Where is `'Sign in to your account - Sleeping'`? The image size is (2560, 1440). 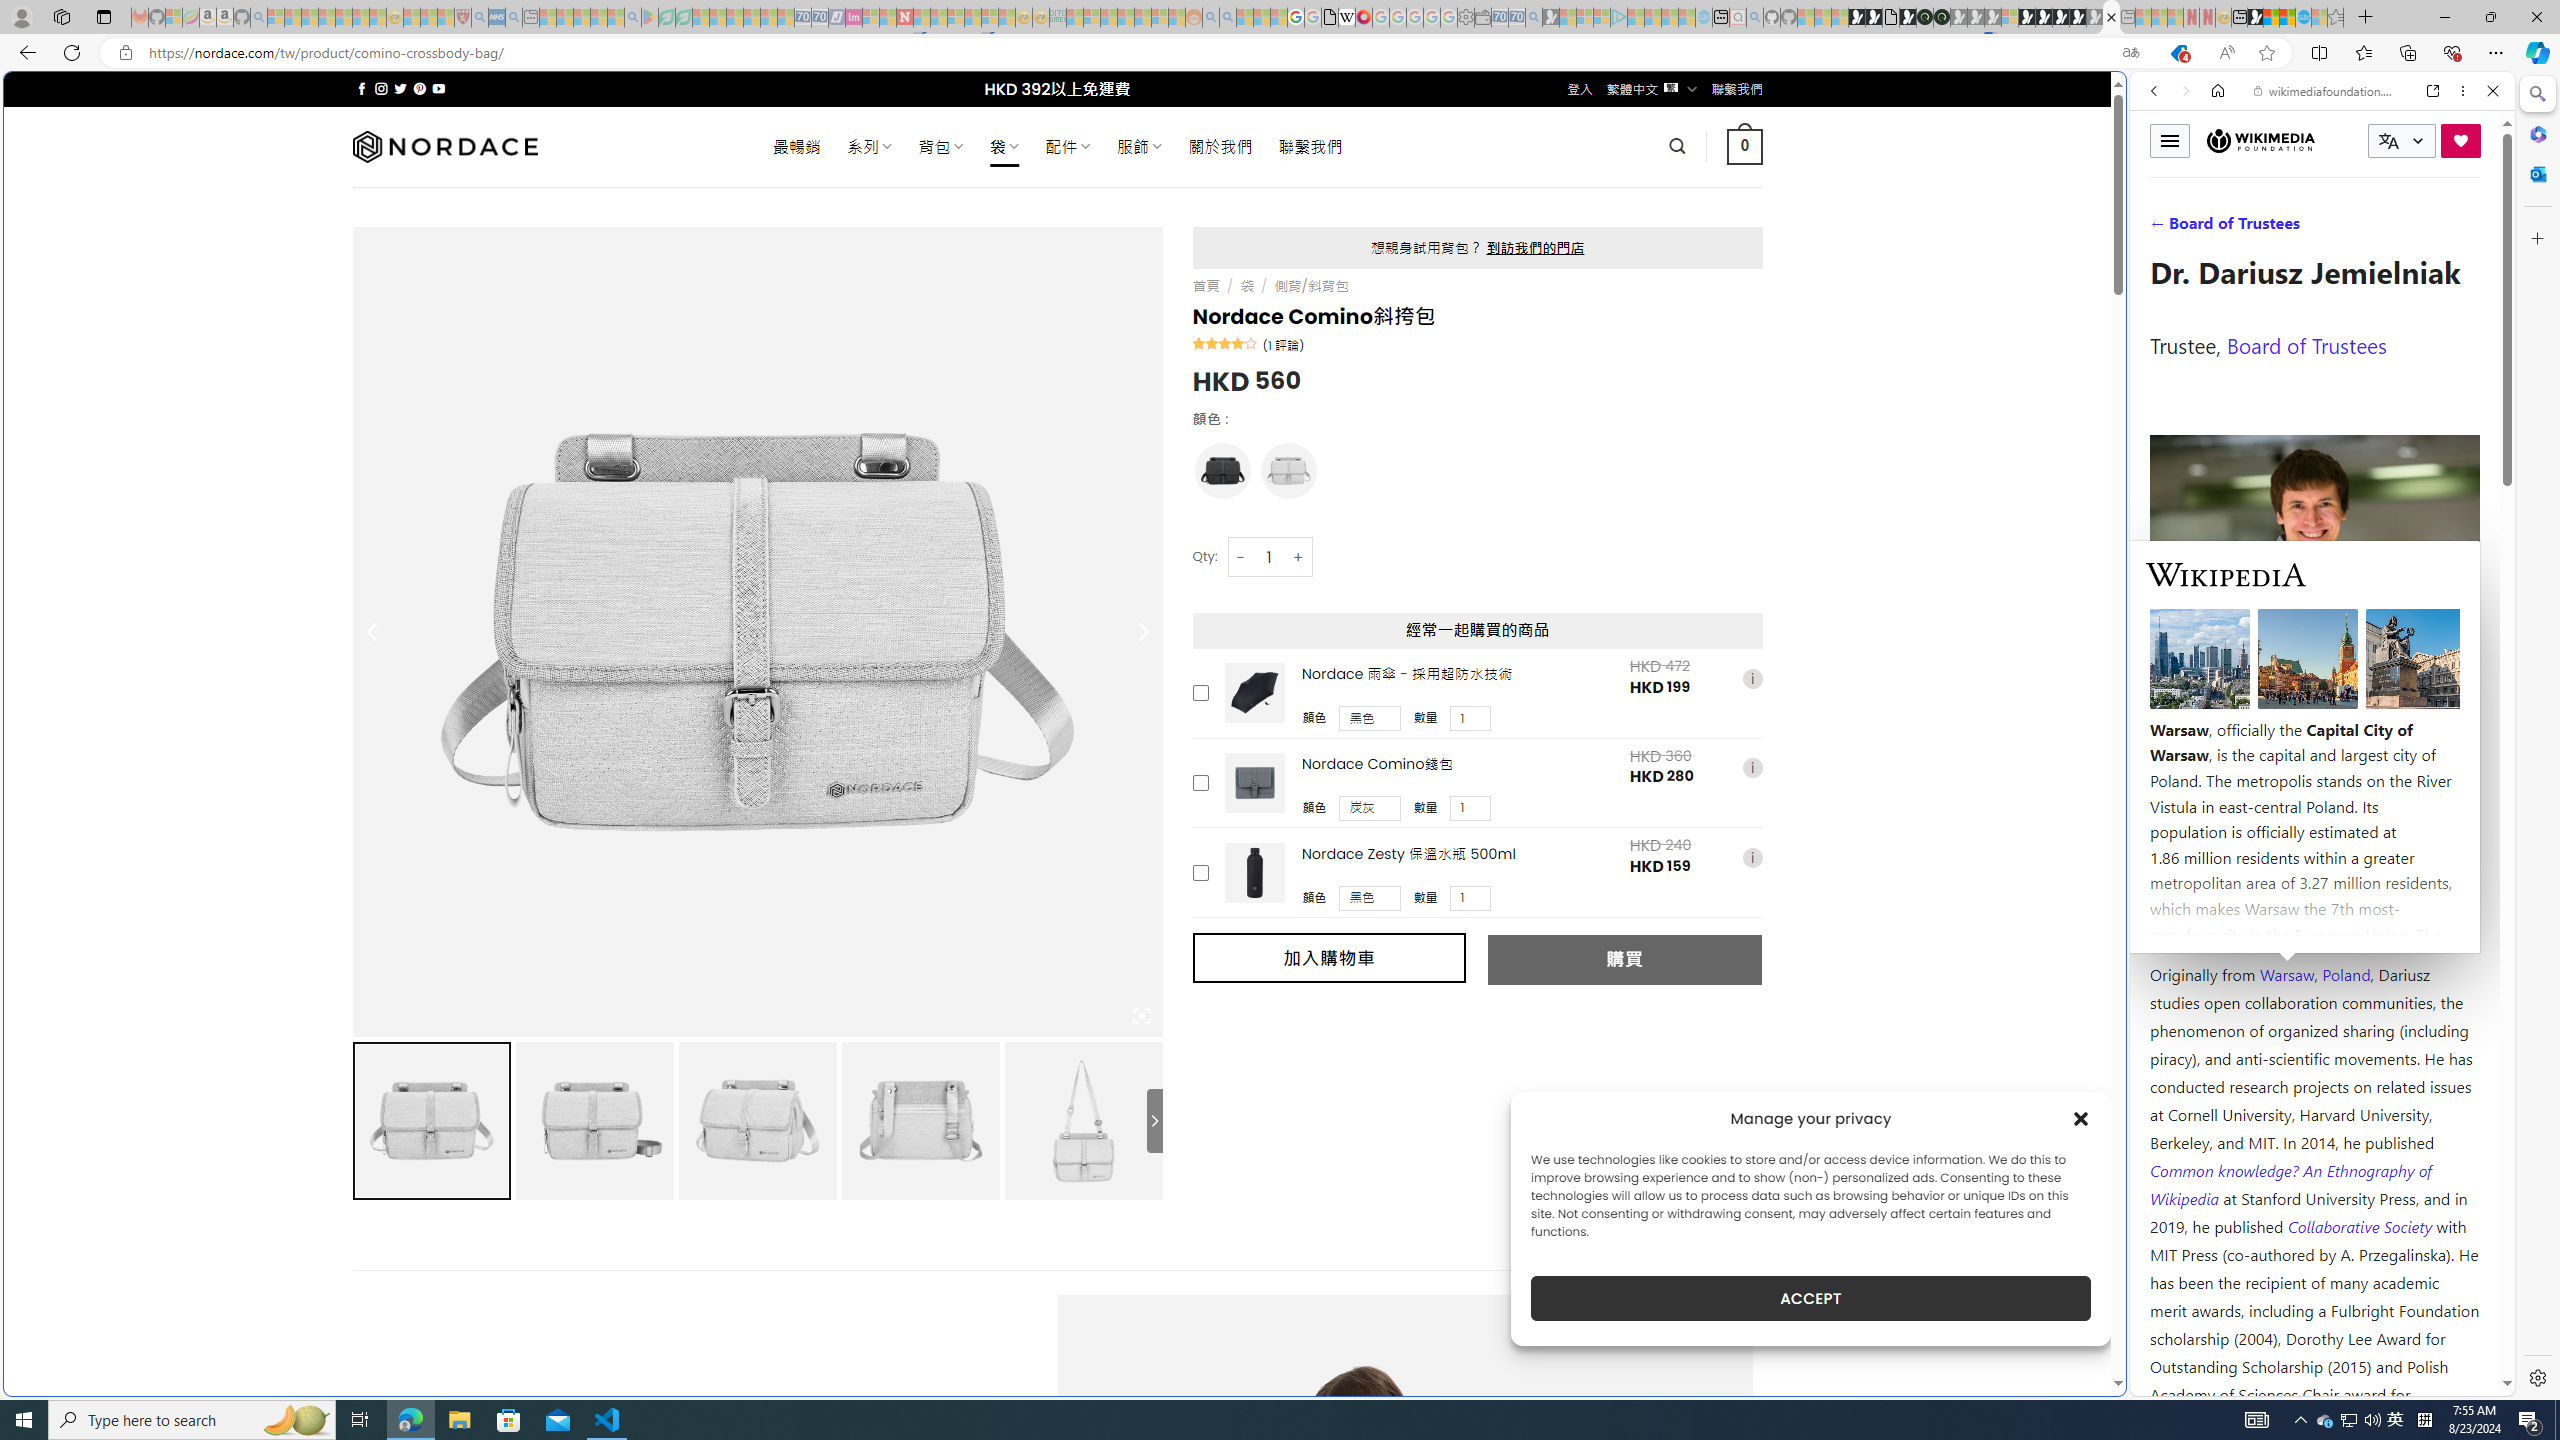
'Sign in to your account - Sleeping' is located at coordinates (2009, 16).